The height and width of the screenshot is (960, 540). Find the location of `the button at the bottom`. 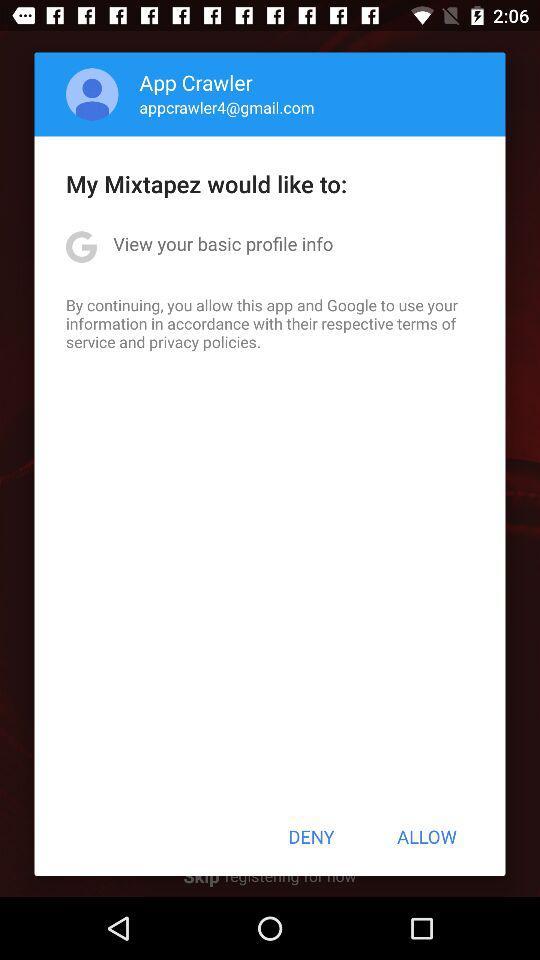

the button at the bottom is located at coordinates (311, 836).